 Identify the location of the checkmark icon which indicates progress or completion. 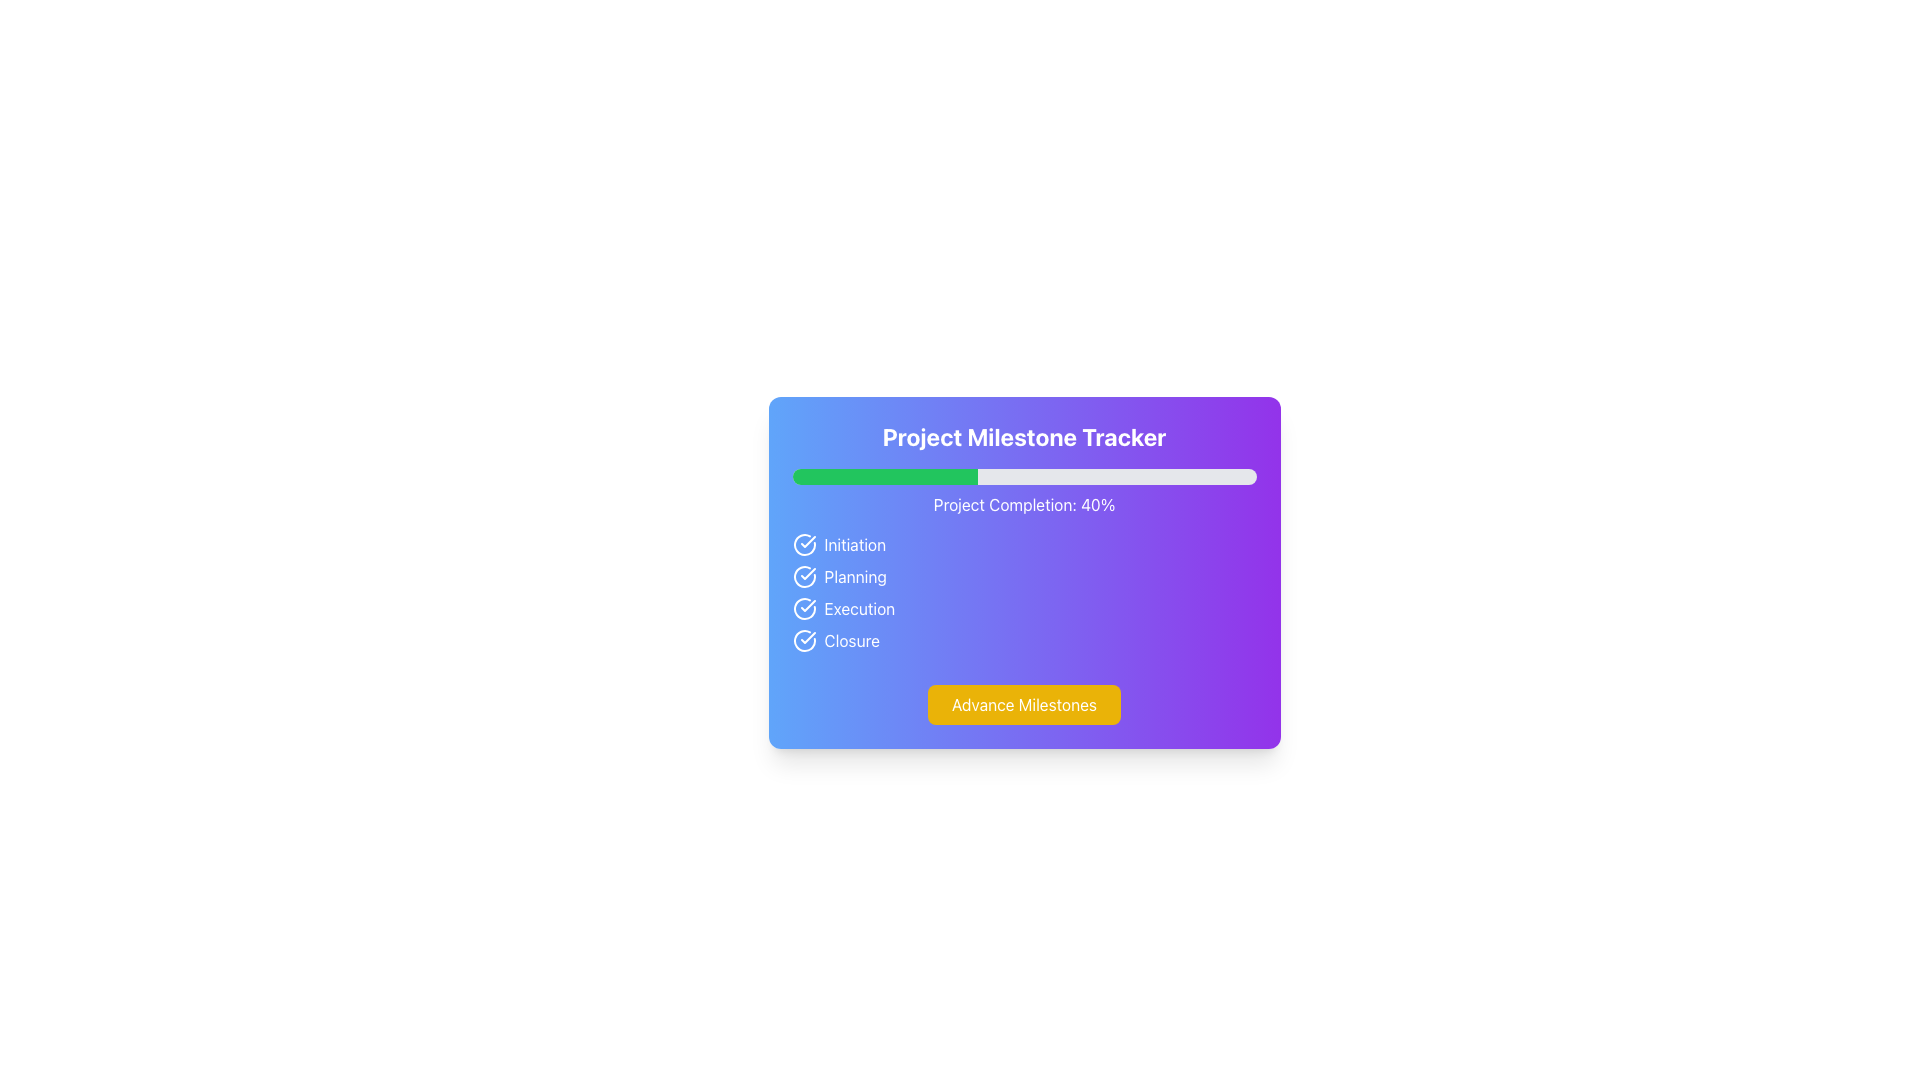
(807, 574).